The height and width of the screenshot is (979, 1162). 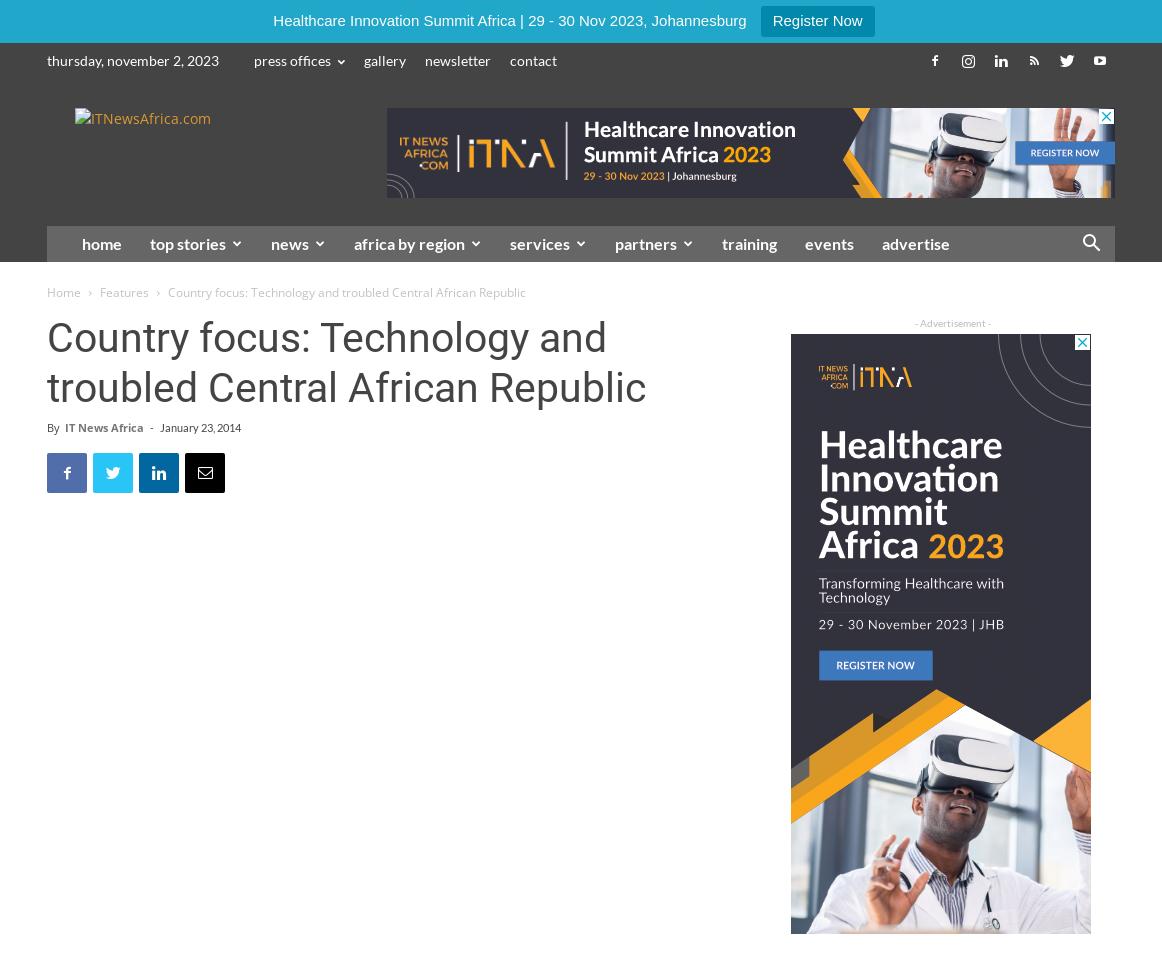 What do you see at coordinates (579, 101) in the screenshot?
I see `'Search'` at bounding box center [579, 101].